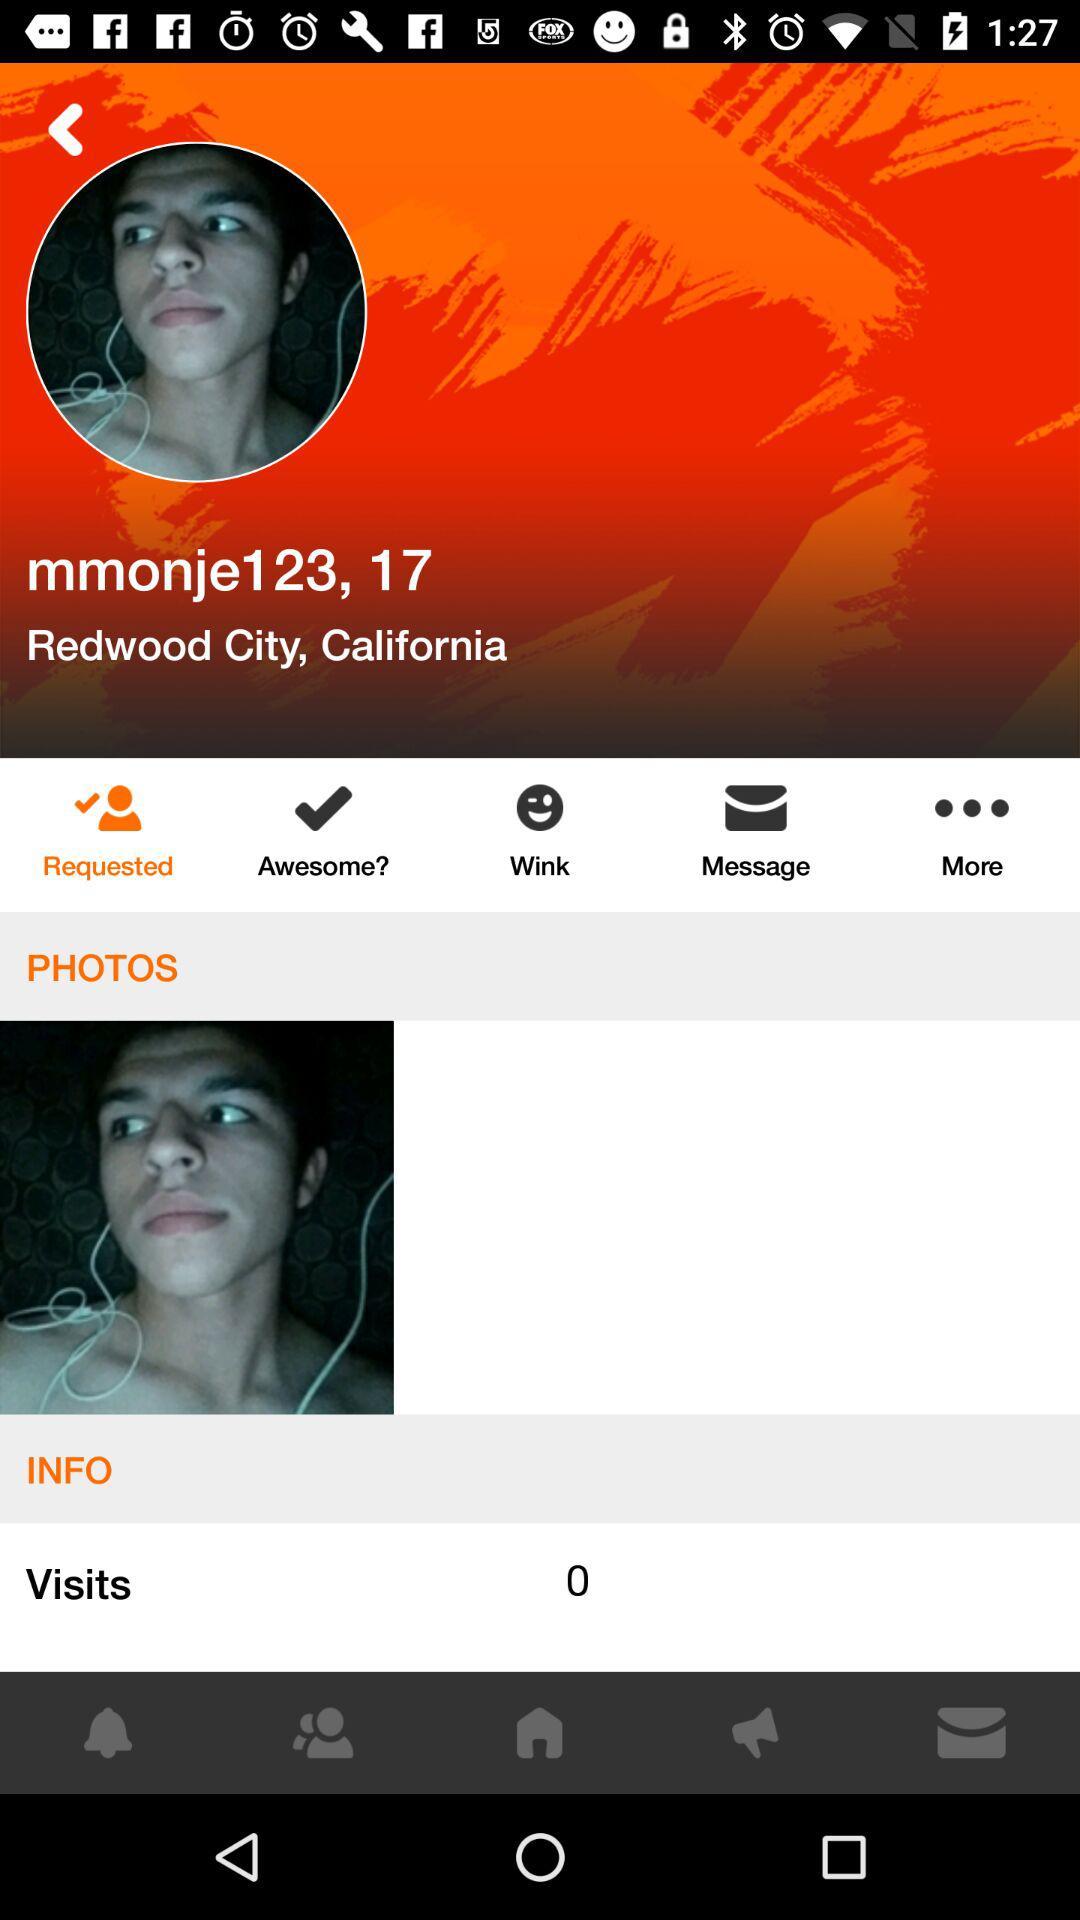  I want to click on the arrow_backward icon, so click(65, 128).